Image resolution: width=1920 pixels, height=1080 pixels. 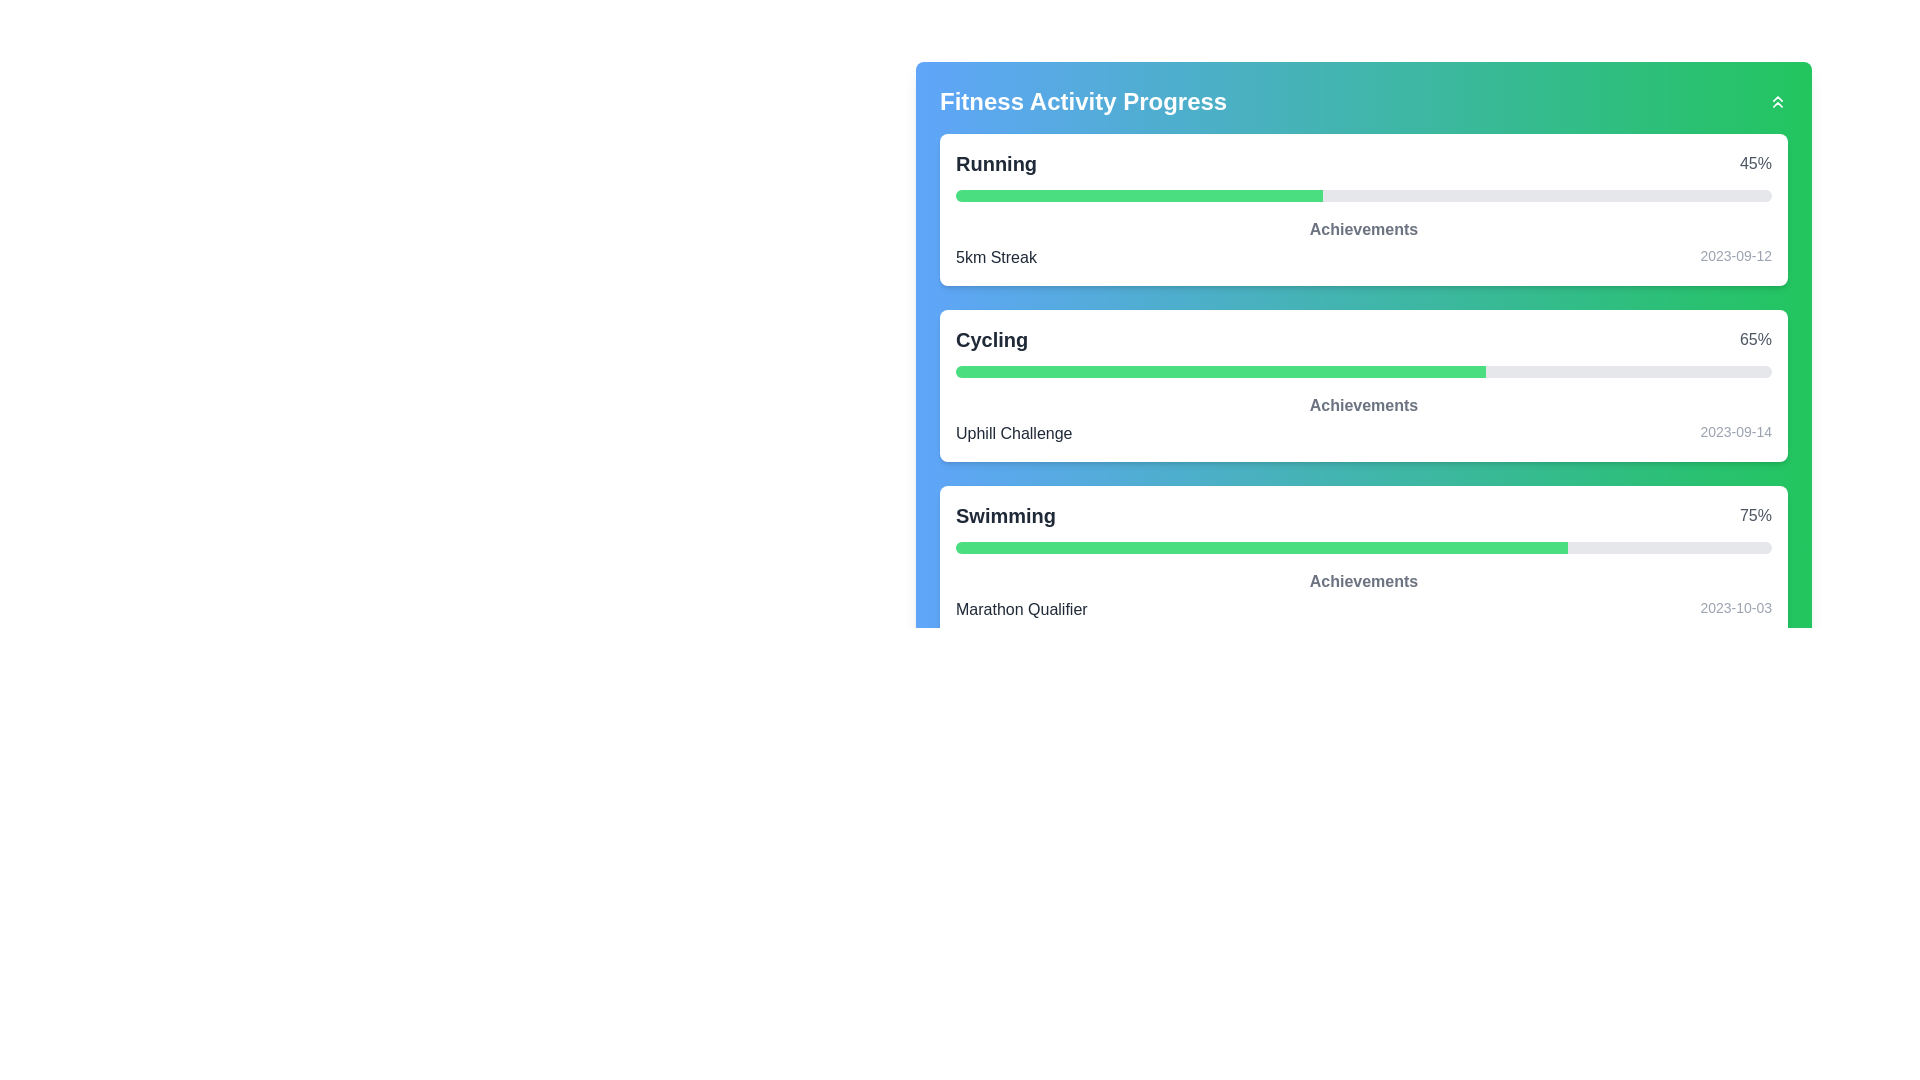 What do you see at coordinates (992, 338) in the screenshot?
I see `text label that displays 'Cycling', which is styled in bold and larger font, located in the second section of the activity progress interface` at bounding box center [992, 338].